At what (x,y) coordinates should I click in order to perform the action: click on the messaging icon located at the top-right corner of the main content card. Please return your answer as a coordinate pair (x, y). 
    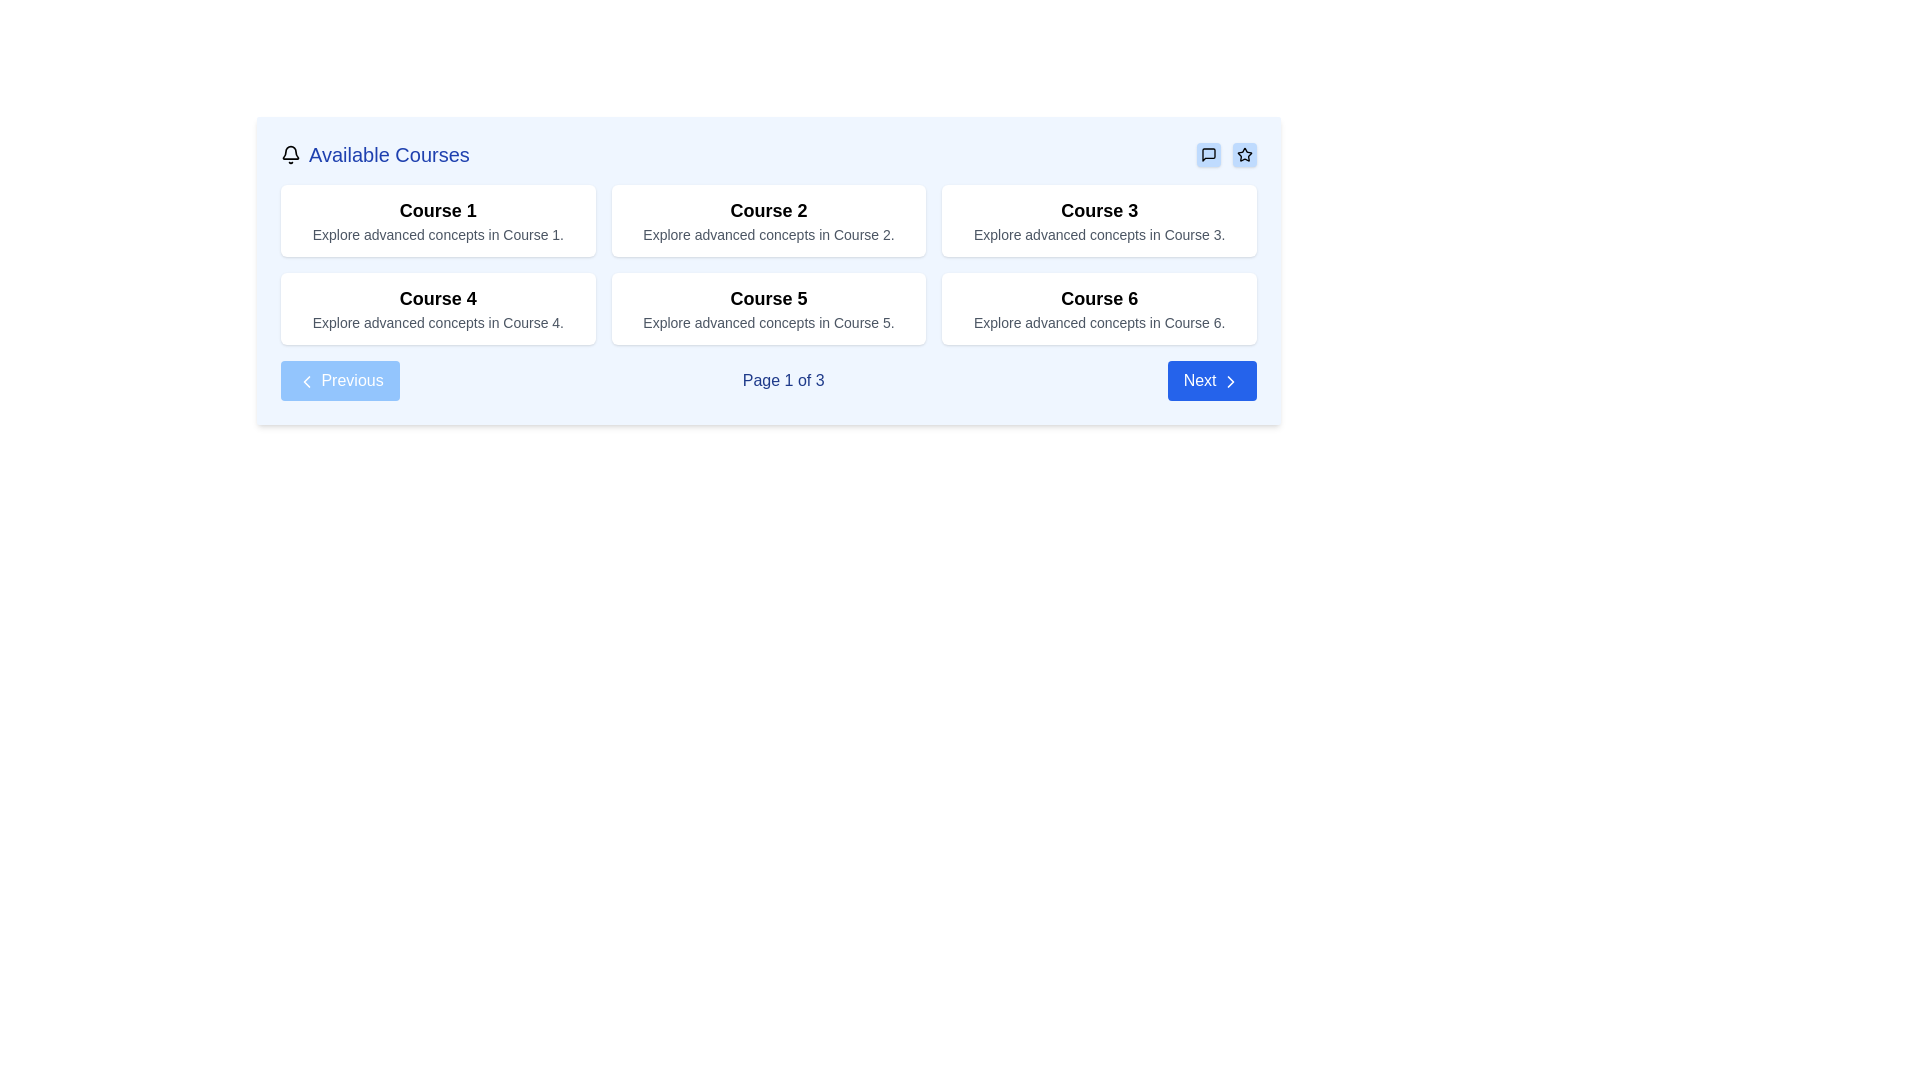
    Looking at the image, I should click on (1208, 153).